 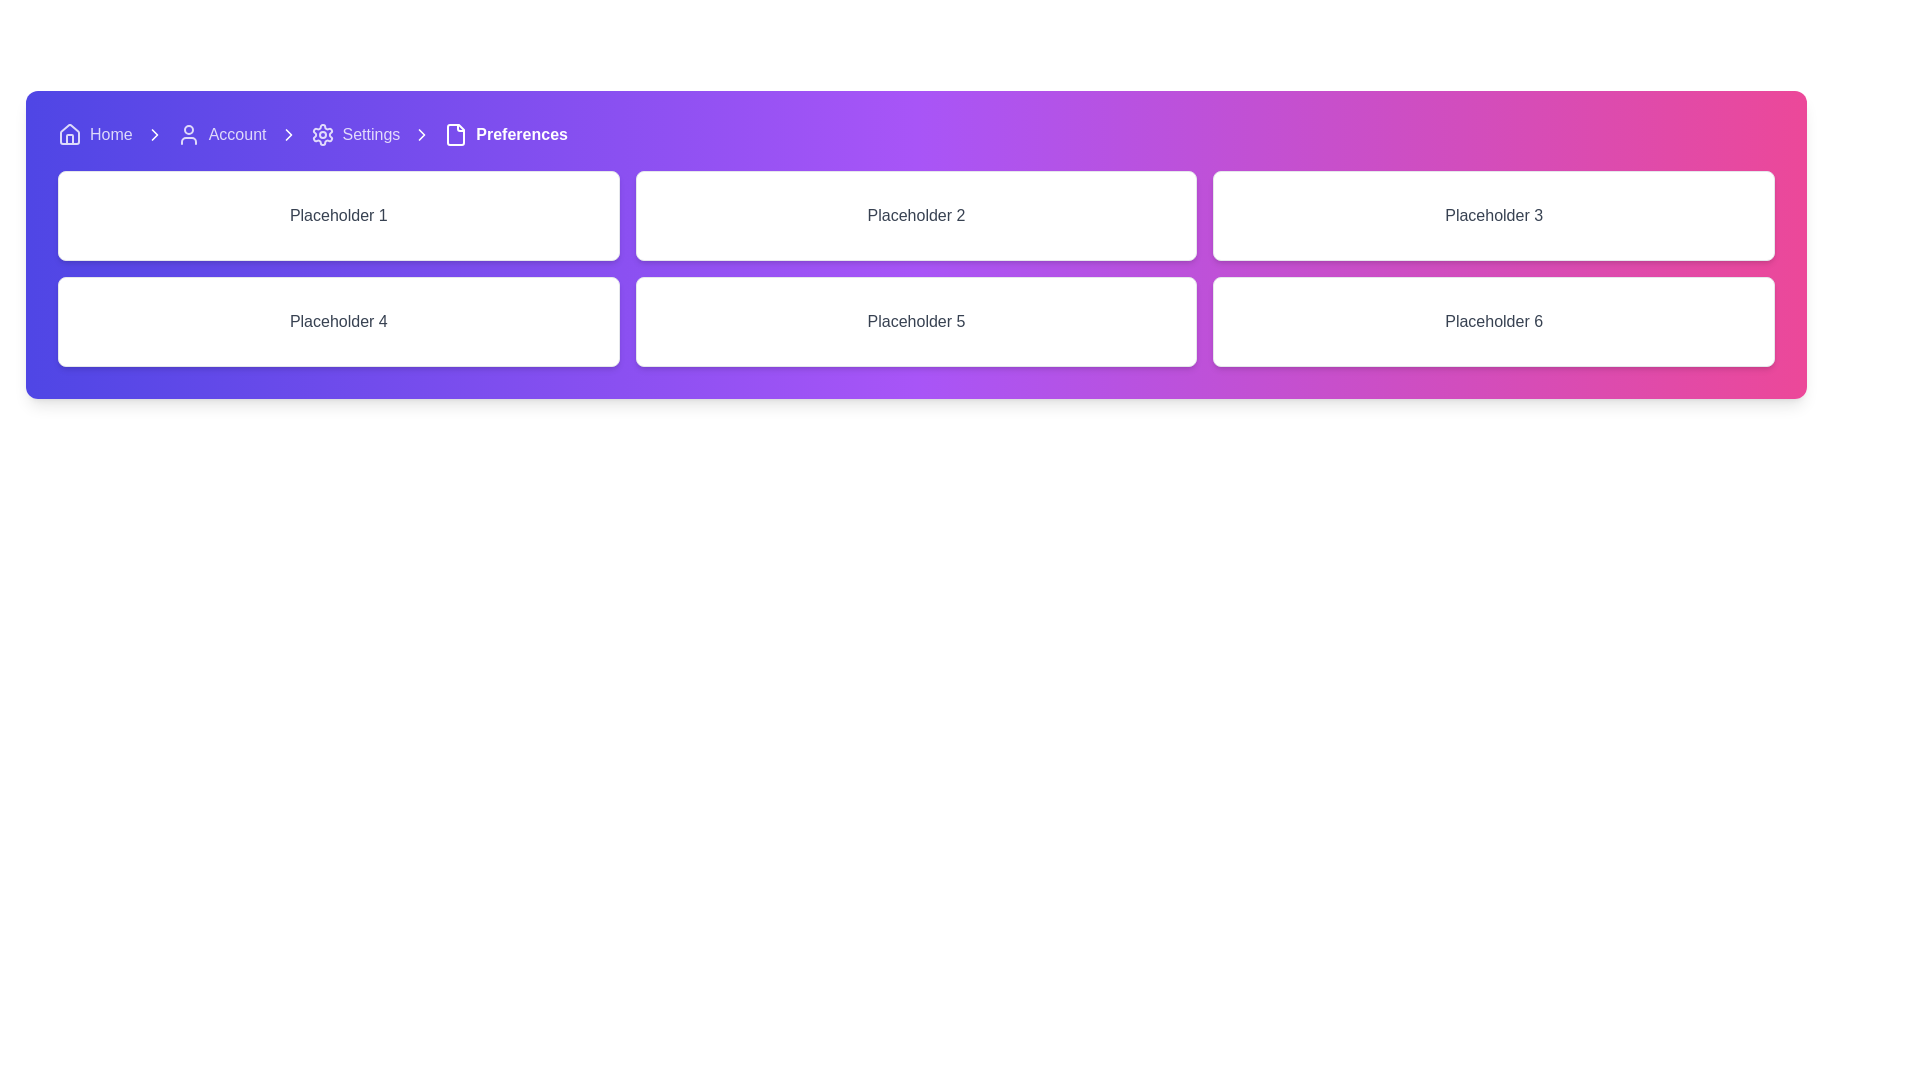 What do you see at coordinates (153, 135) in the screenshot?
I see `the small, right-pointing chevron arrow icon located between the 'Home' and 'Account' breadcrumb labels in the navigation bar` at bounding box center [153, 135].